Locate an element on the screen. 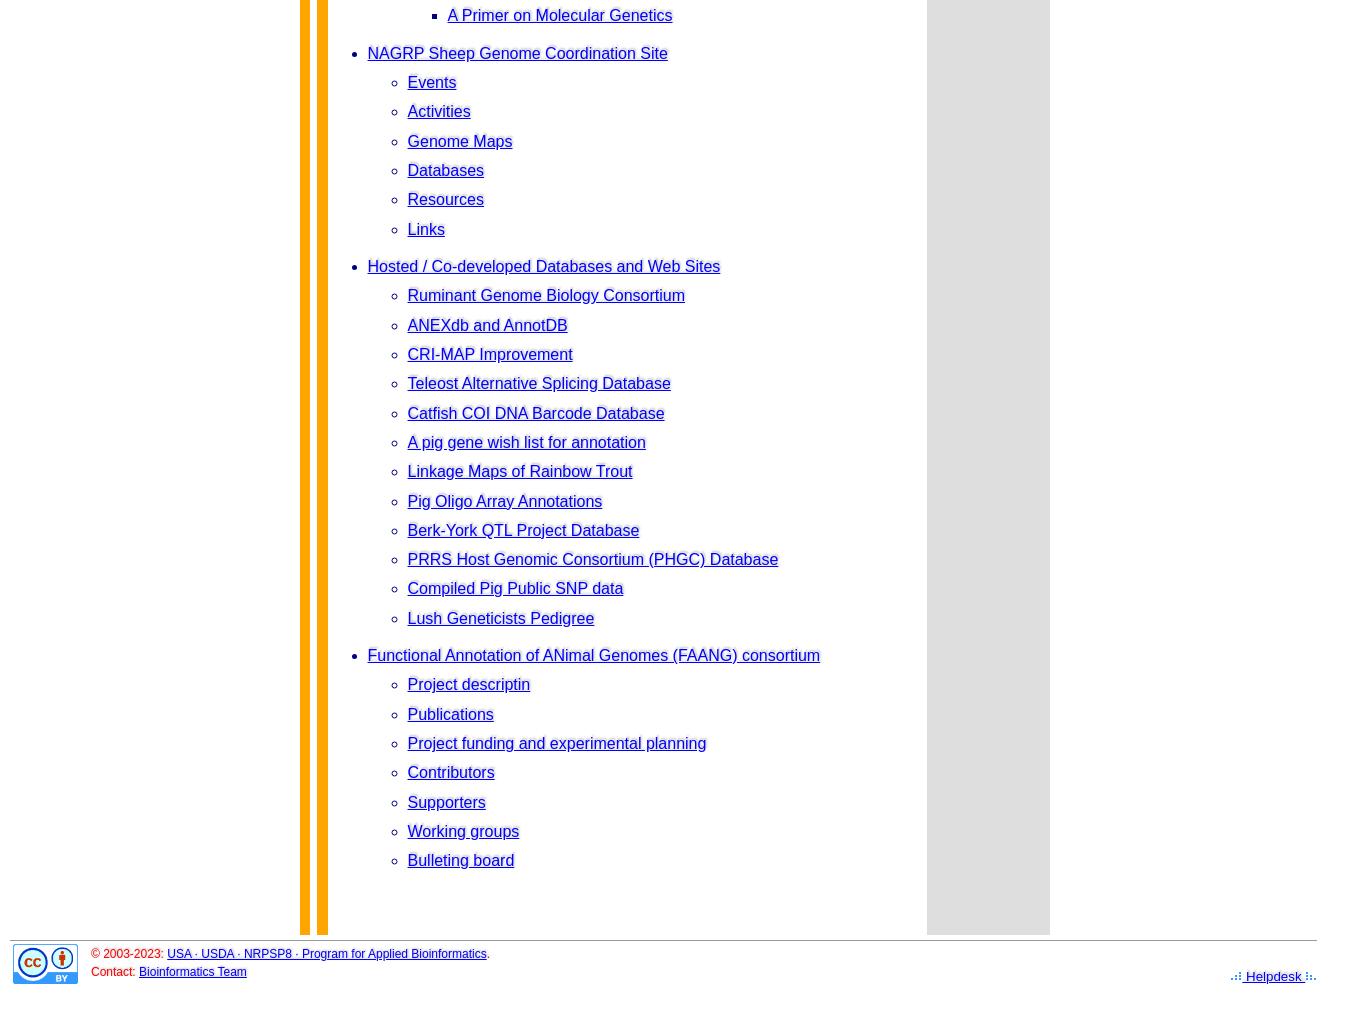  'Project funding and experimental planning' is located at coordinates (555, 743).